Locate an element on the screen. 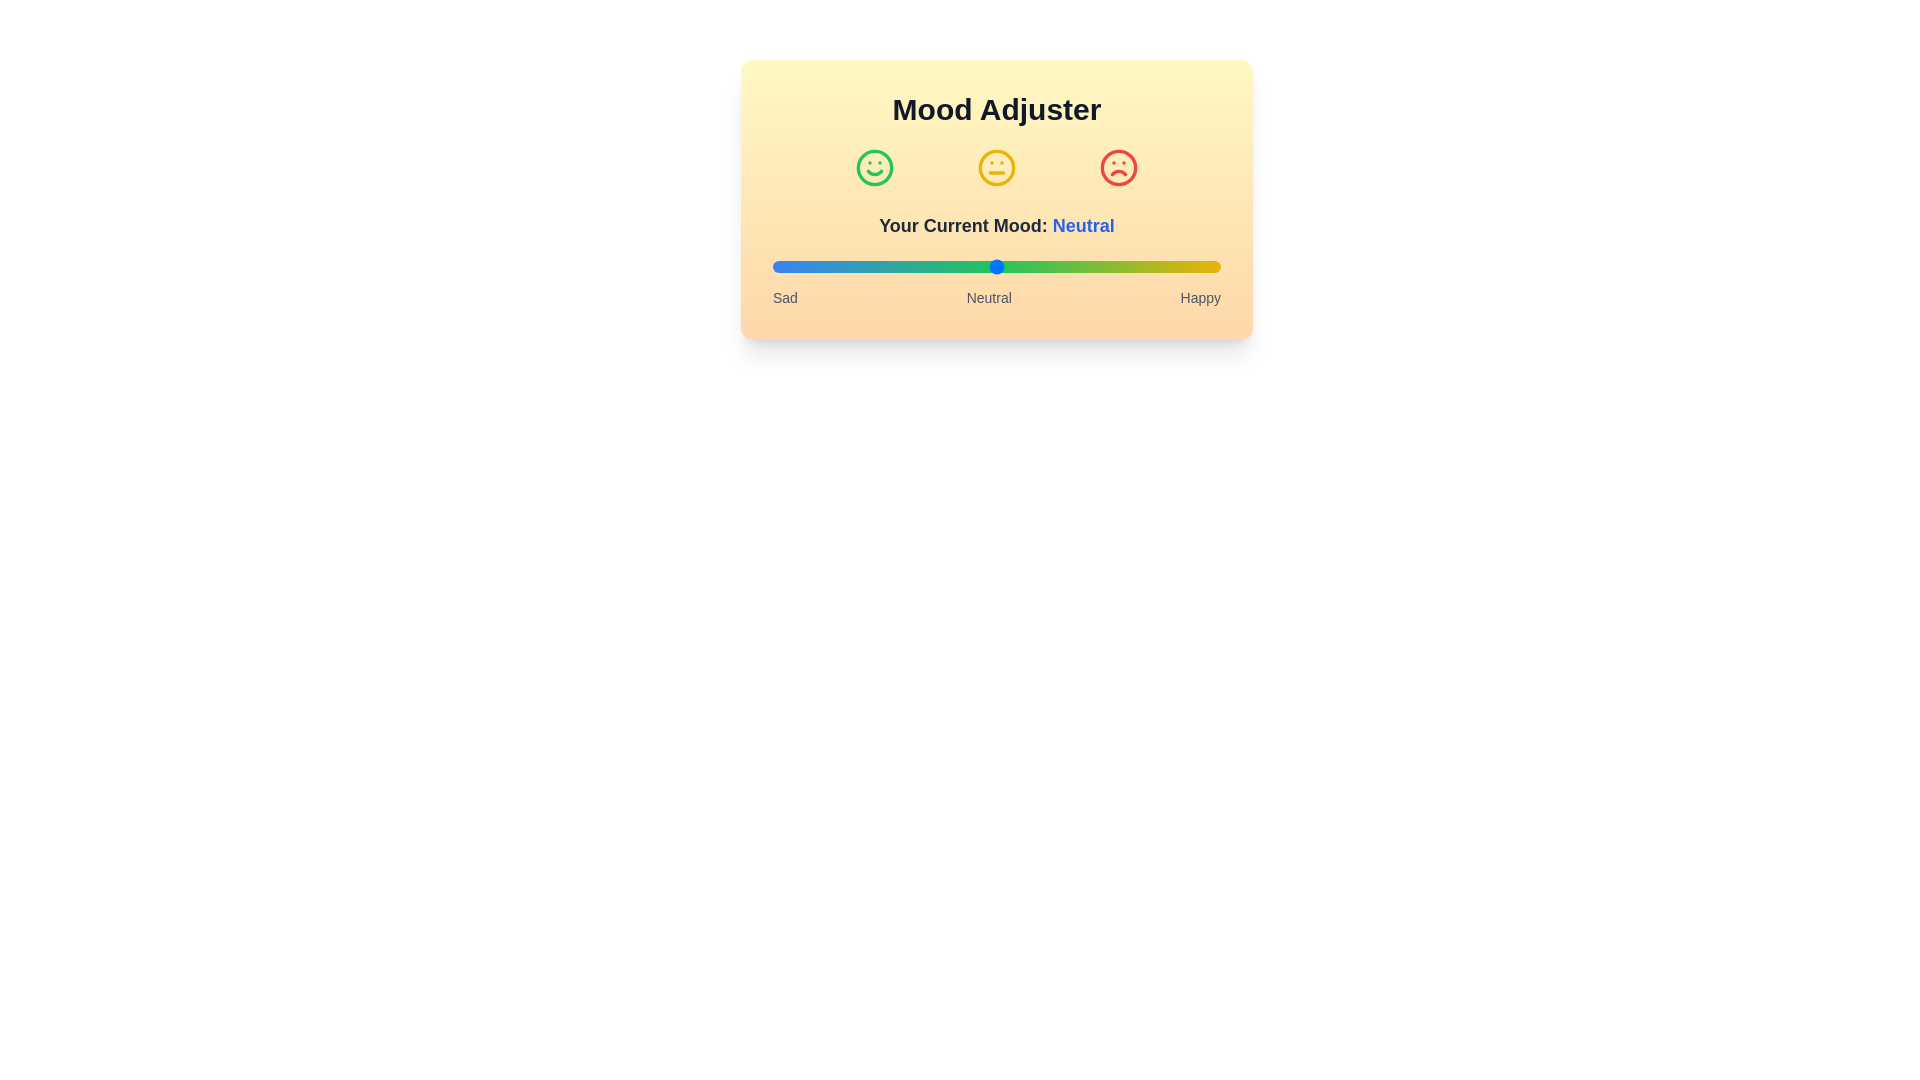 This screenshot has height=1080, width=1920. the mood slider to set the mood to 20% is located at coordinates (862, 265).